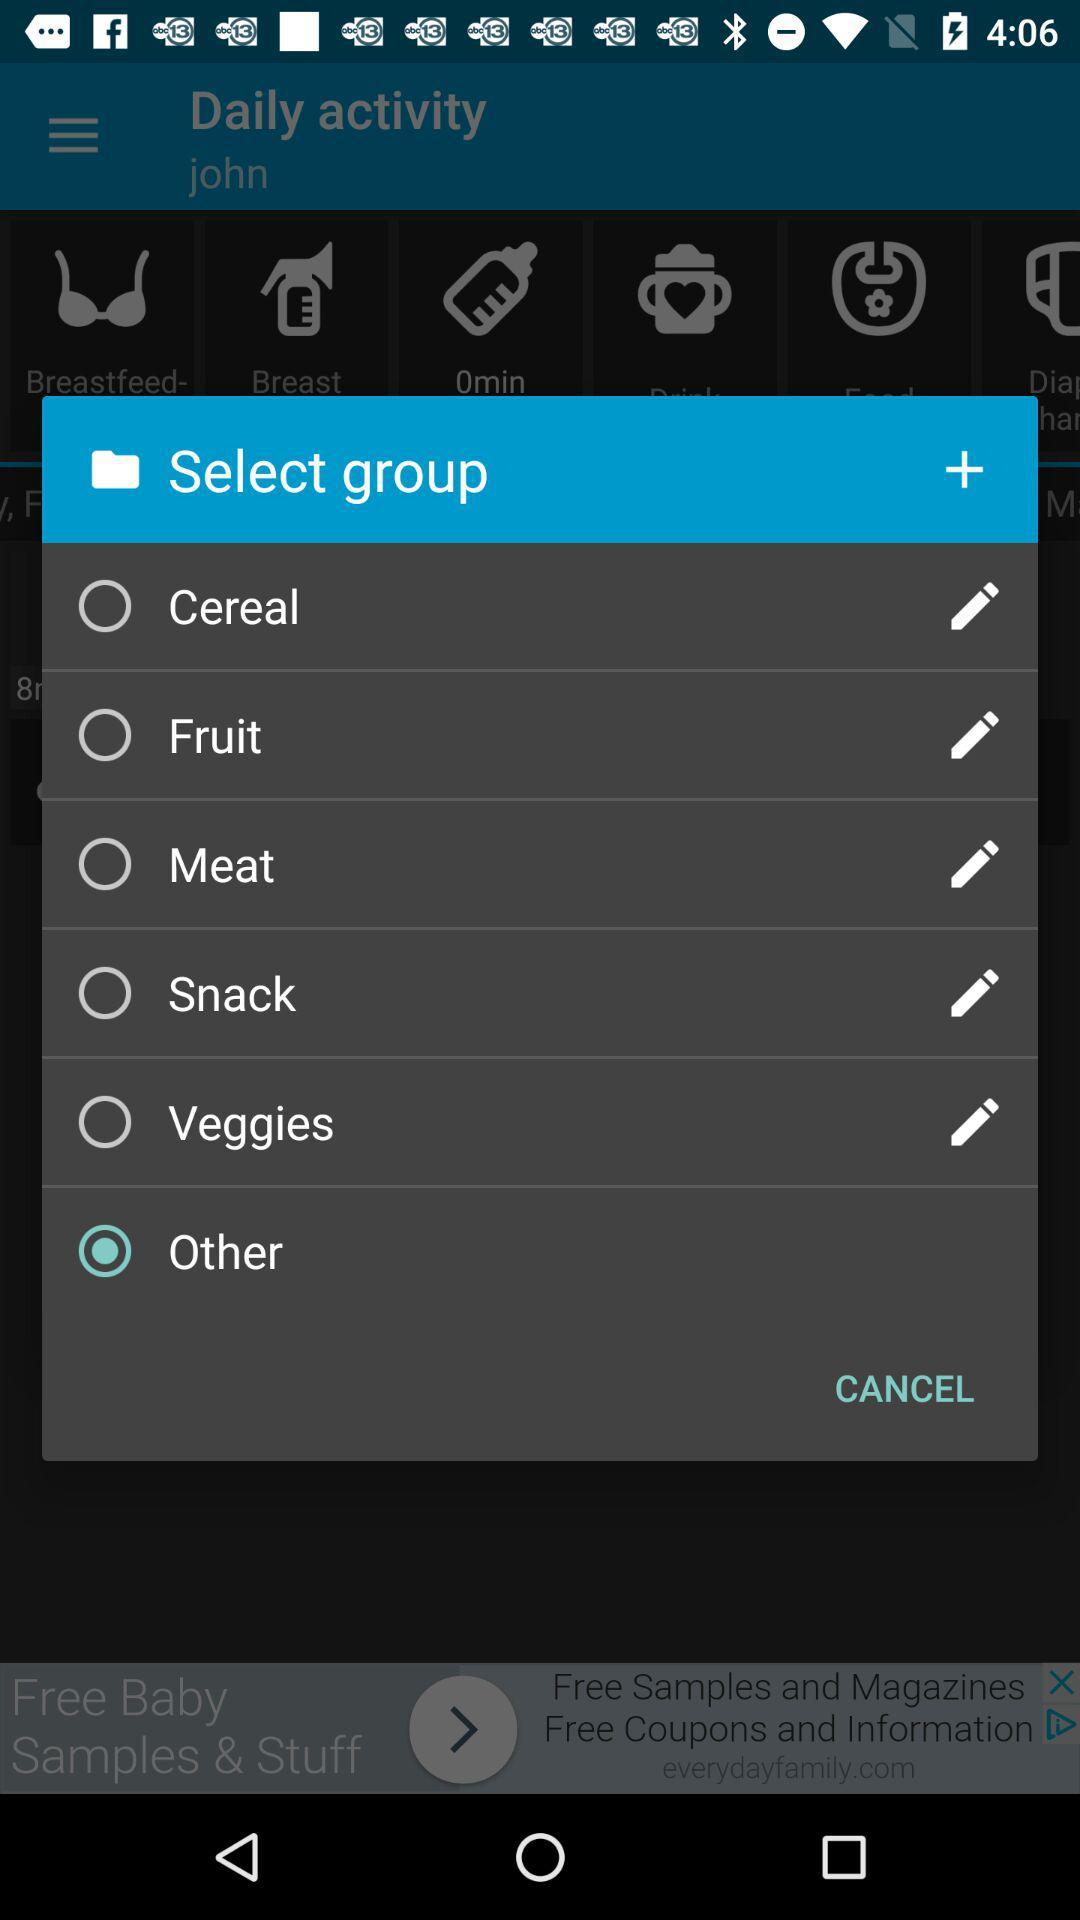  What do you see at coordinates (974, 1122) in the screenshot?
I see `edit veggies activity` at bounding box center [974, 1122].